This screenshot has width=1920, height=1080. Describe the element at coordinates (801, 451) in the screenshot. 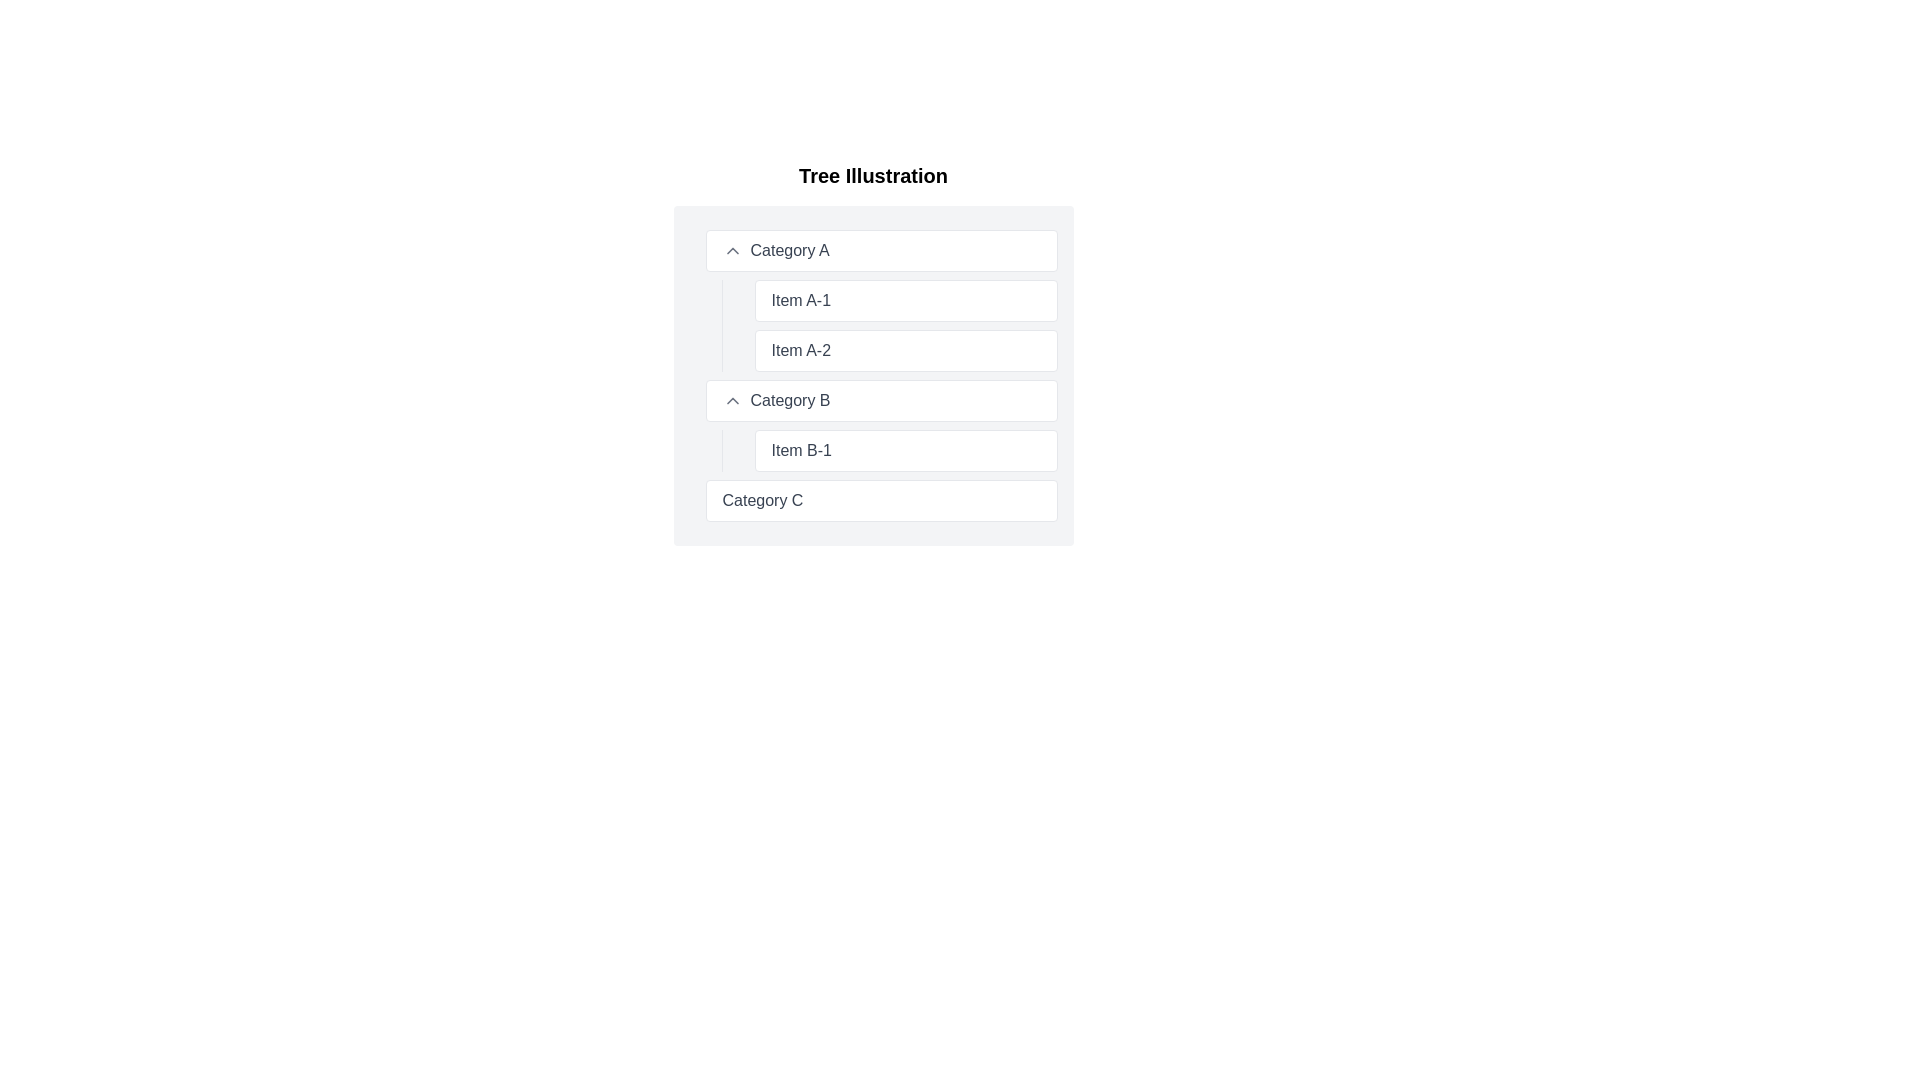

I see `the Text Label that contains the text 'Item B-1' located under Category B in the hierarchical tree structure to possibly reveal additional information` at that location.